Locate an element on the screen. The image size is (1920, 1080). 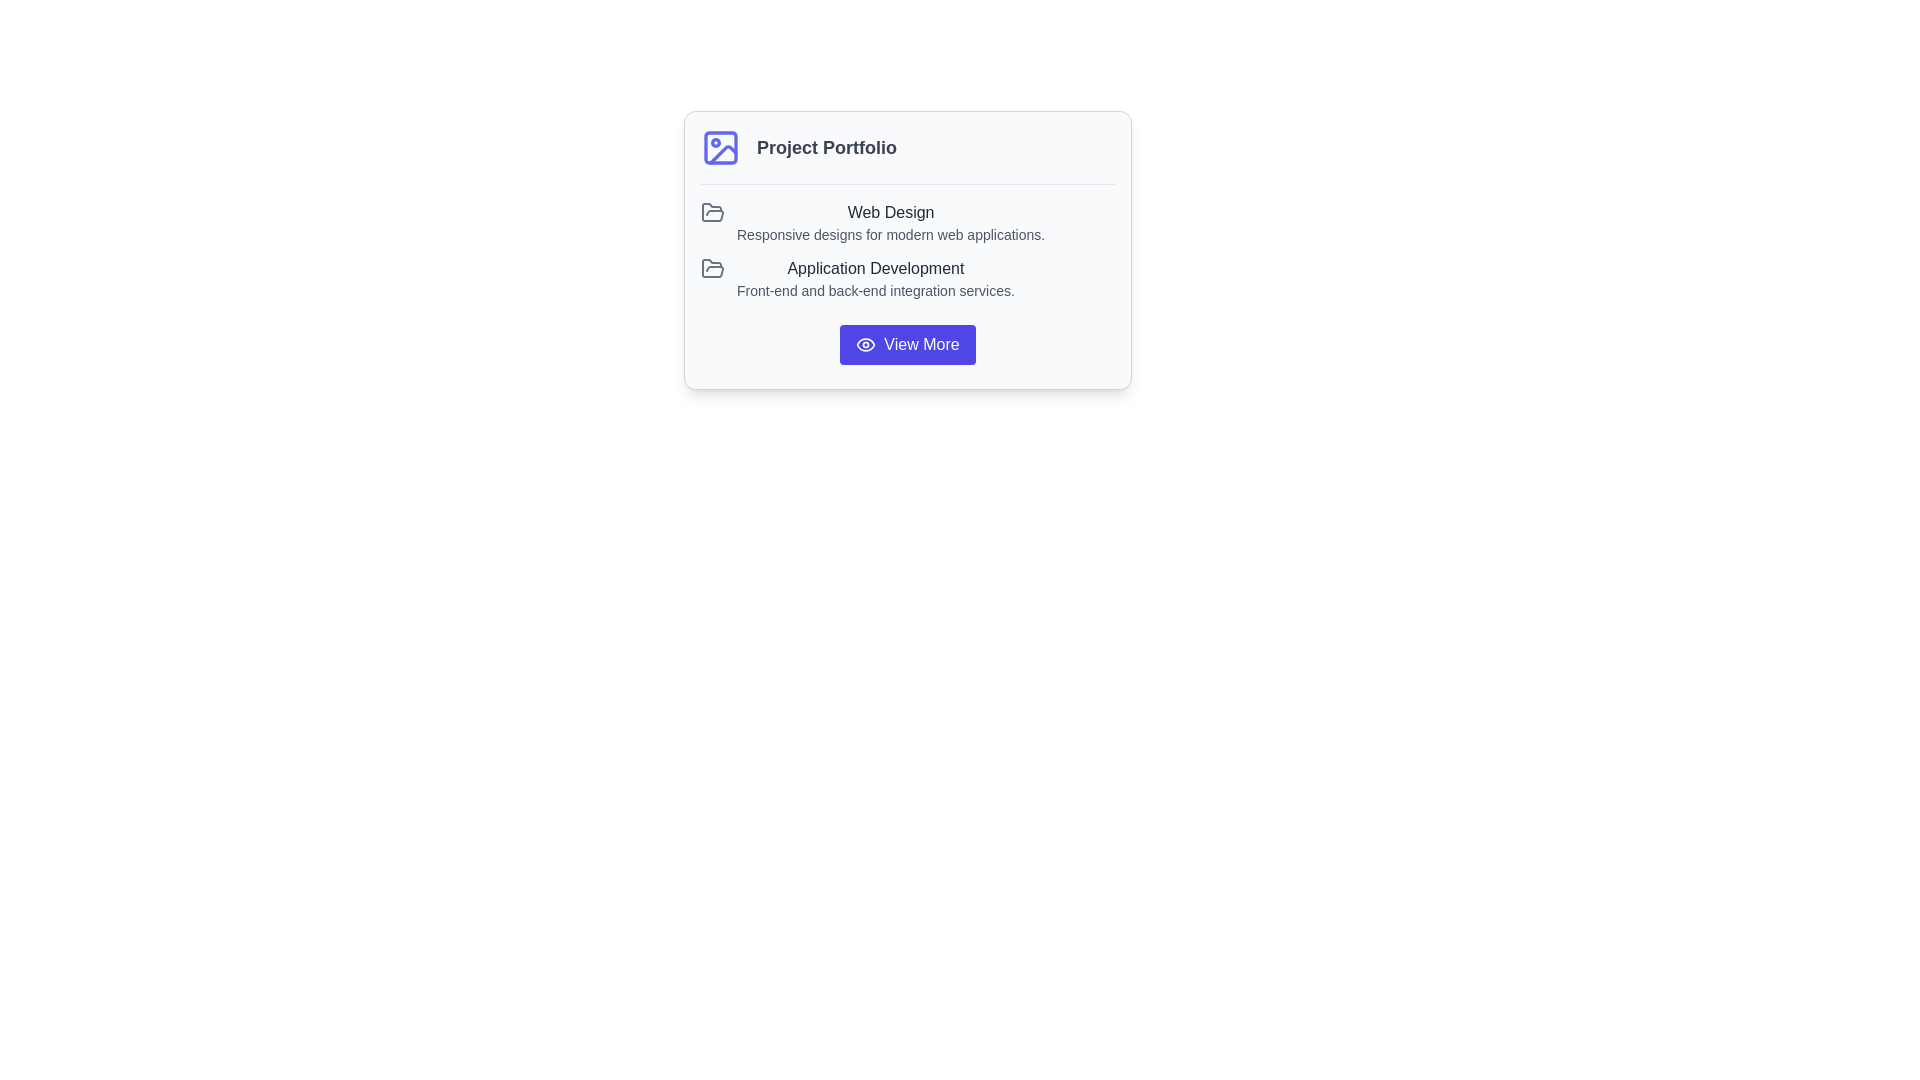
the non-interactive descriptive text related to 'Application Development' located within the 'Project Portfolio' card, which is the second description in the list is located at coordinates (875, 290).